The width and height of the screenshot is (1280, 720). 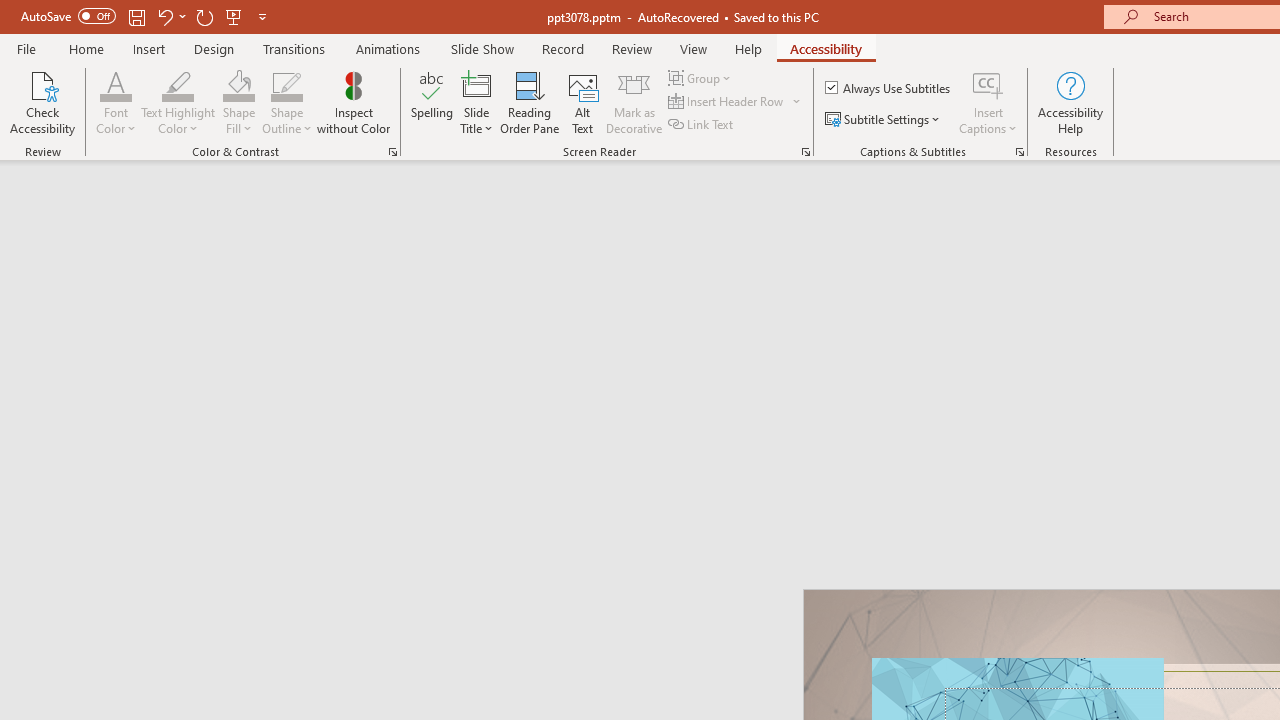 What do you see at coordinates (633, 103) in the screenshot?
I see `'Mark as Decorative'` at bounding box center [633, 103].